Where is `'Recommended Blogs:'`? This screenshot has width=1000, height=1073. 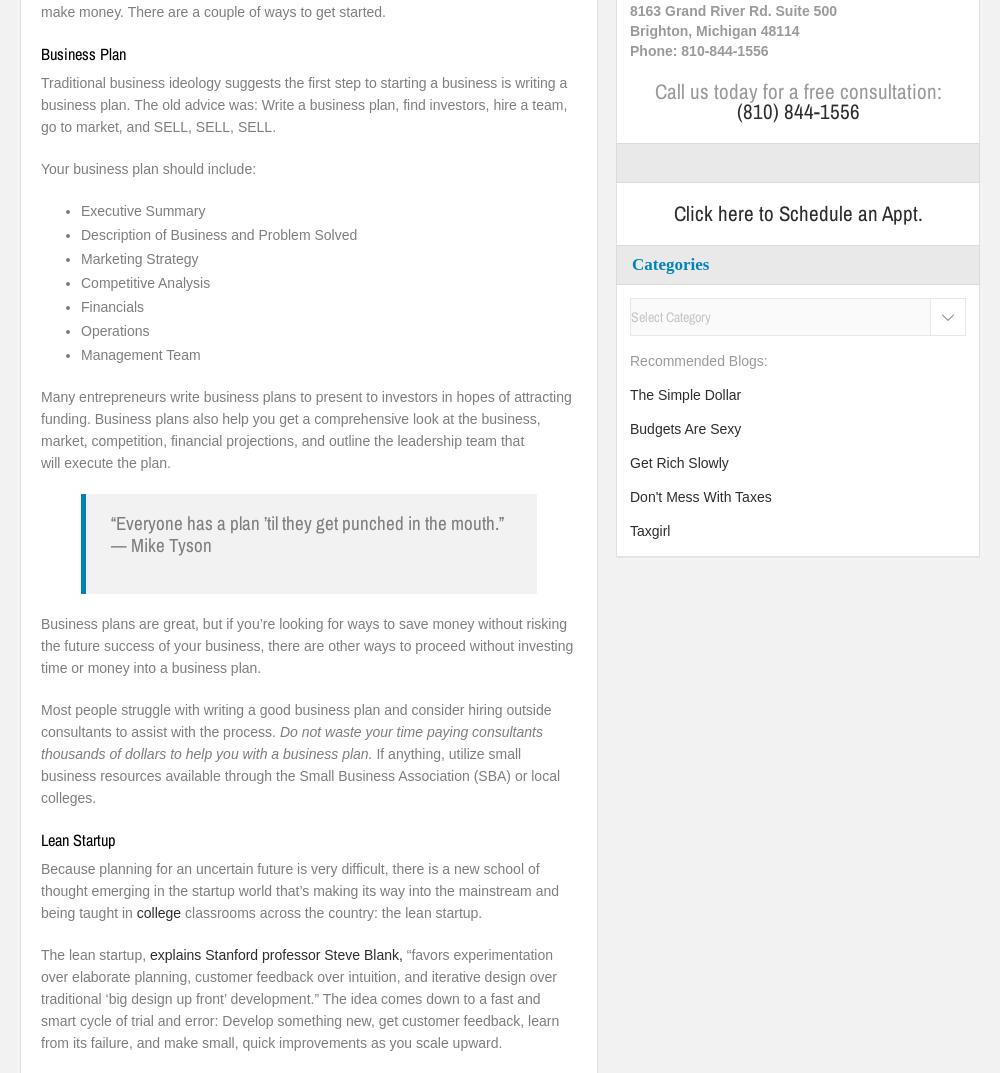 'Recommended Blogs:' is located at coordinates (697, 359).